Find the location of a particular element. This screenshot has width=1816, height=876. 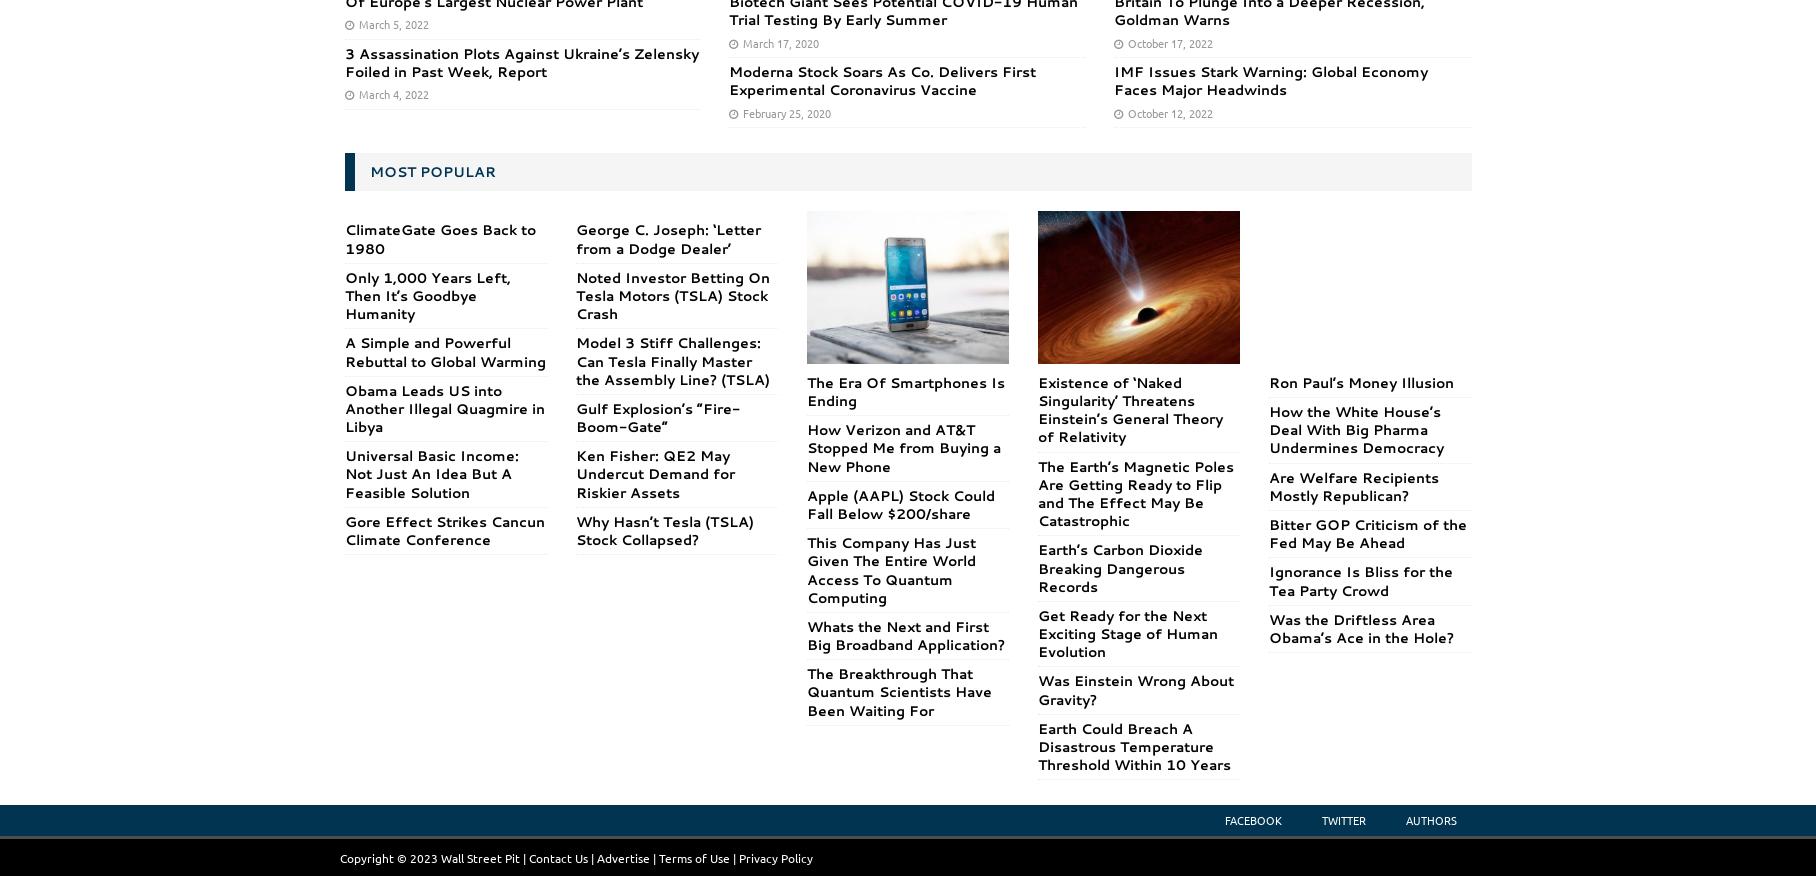

'October 12, 2022' is located at coordinates (1169, 111).